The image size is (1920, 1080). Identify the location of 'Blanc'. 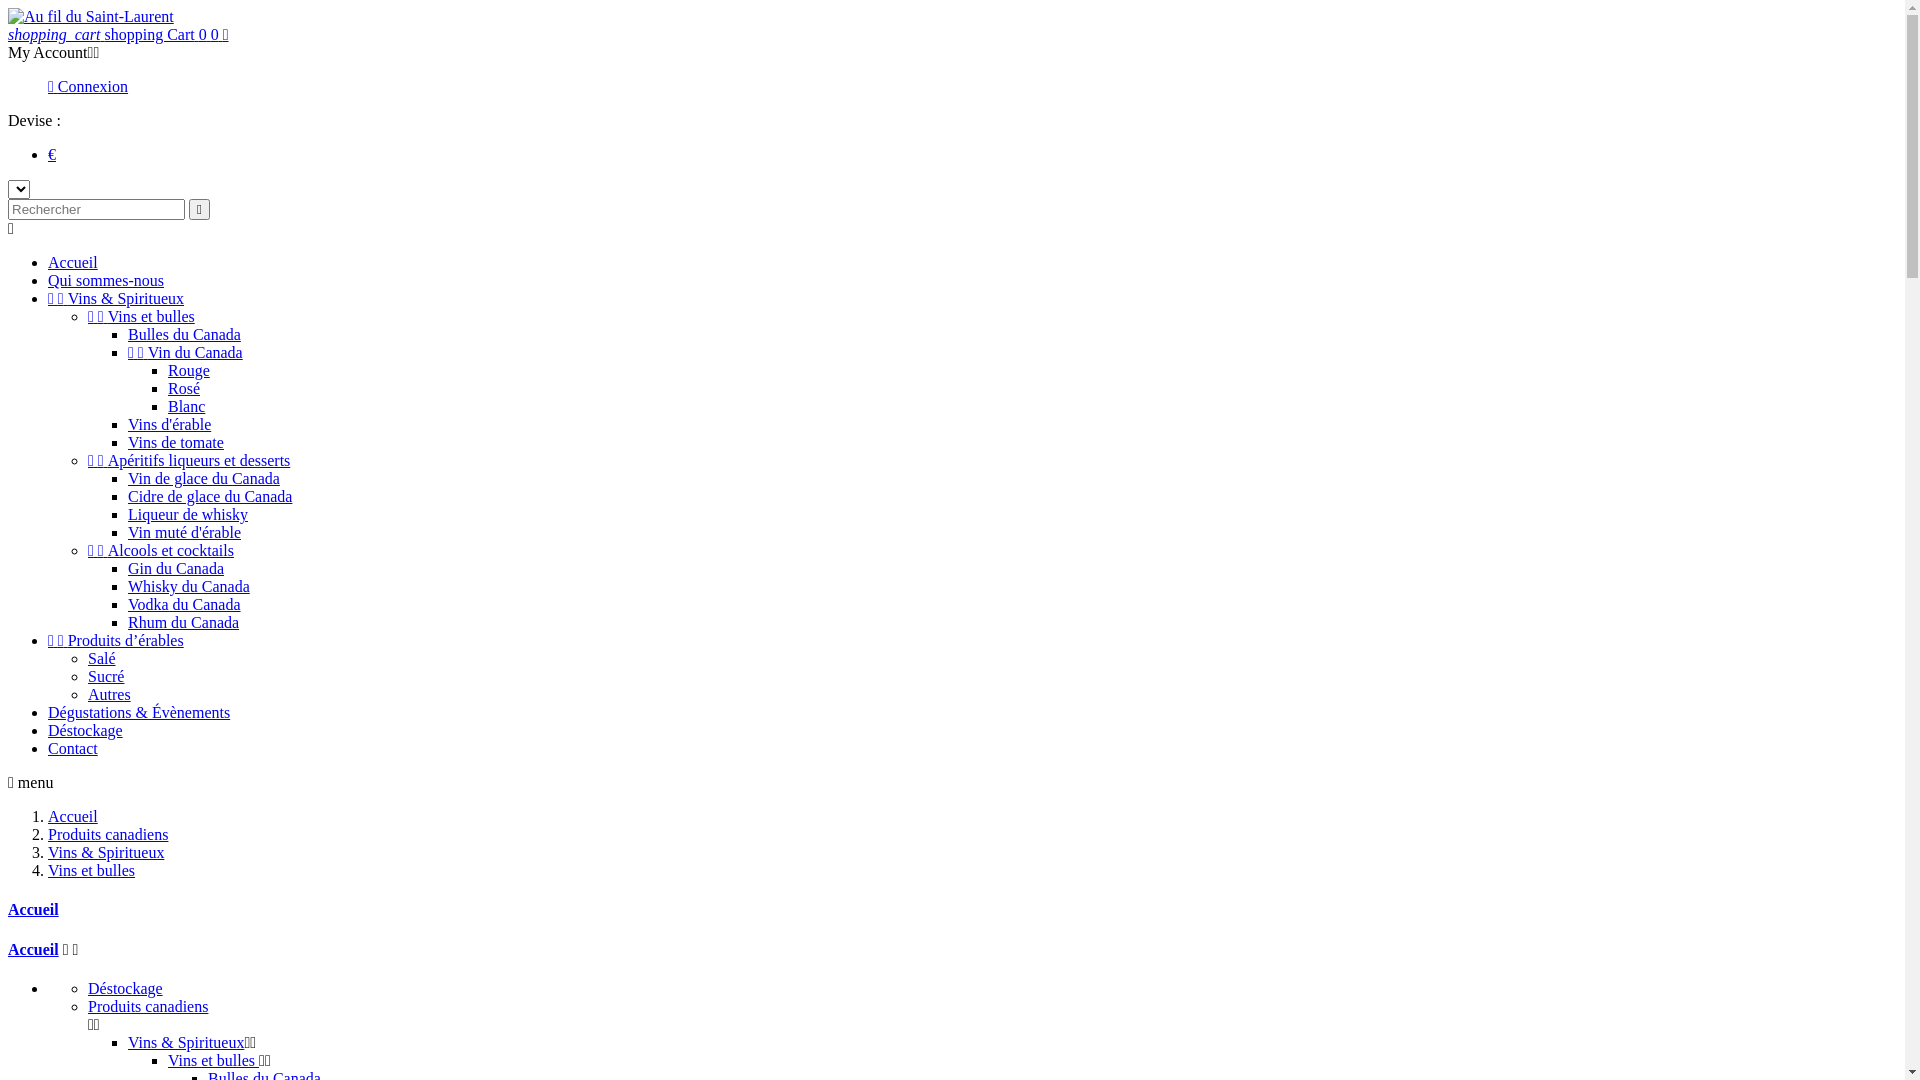
(168, 405).